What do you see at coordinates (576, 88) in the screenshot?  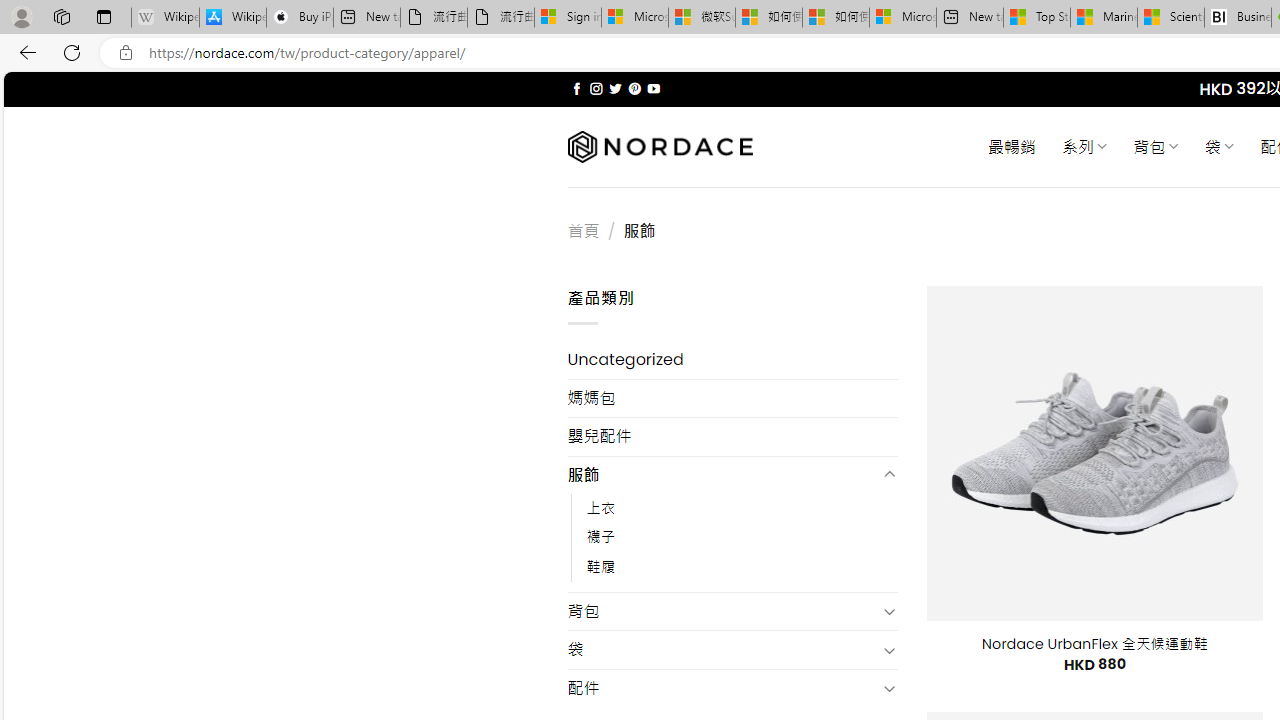 I see `'Follow on Facebook'` at bounding box center [576, 88].